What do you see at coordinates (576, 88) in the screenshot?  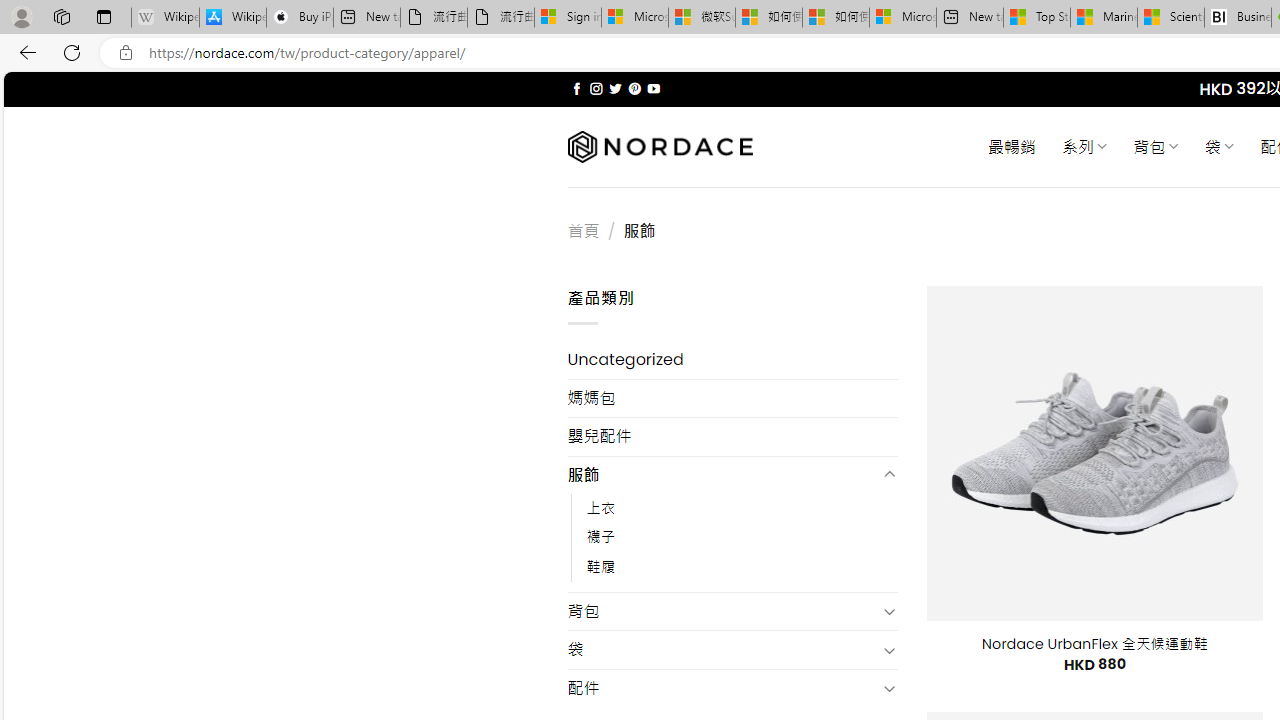 I see `'Follow on Facebook'` at bounding box center [576, 88].